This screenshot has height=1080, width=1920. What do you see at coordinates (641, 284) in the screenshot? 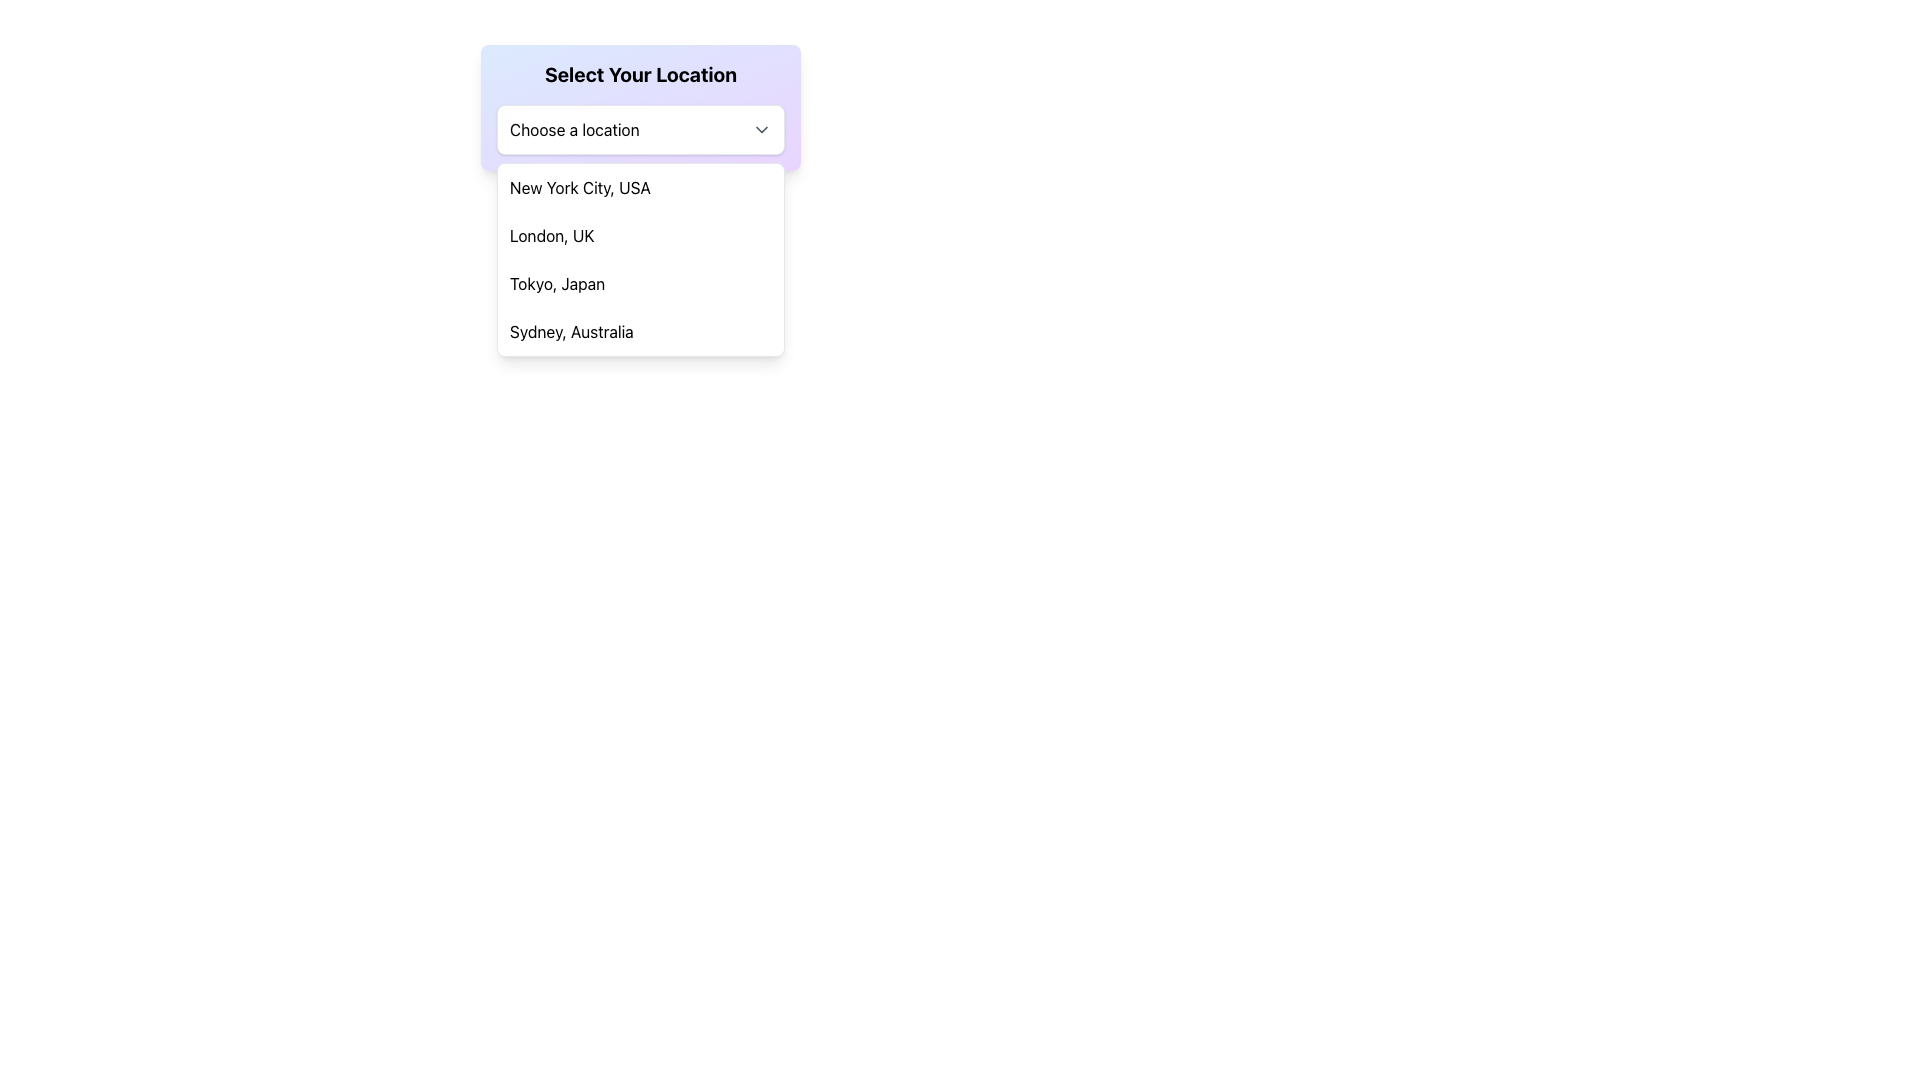
I see `to select the list item labeled 'Tokyo, Japan' from the dropdown menu, which is styled with padding and a hover effect, and is the third item in a vertical stack of options` at bounding box center [641, 284].